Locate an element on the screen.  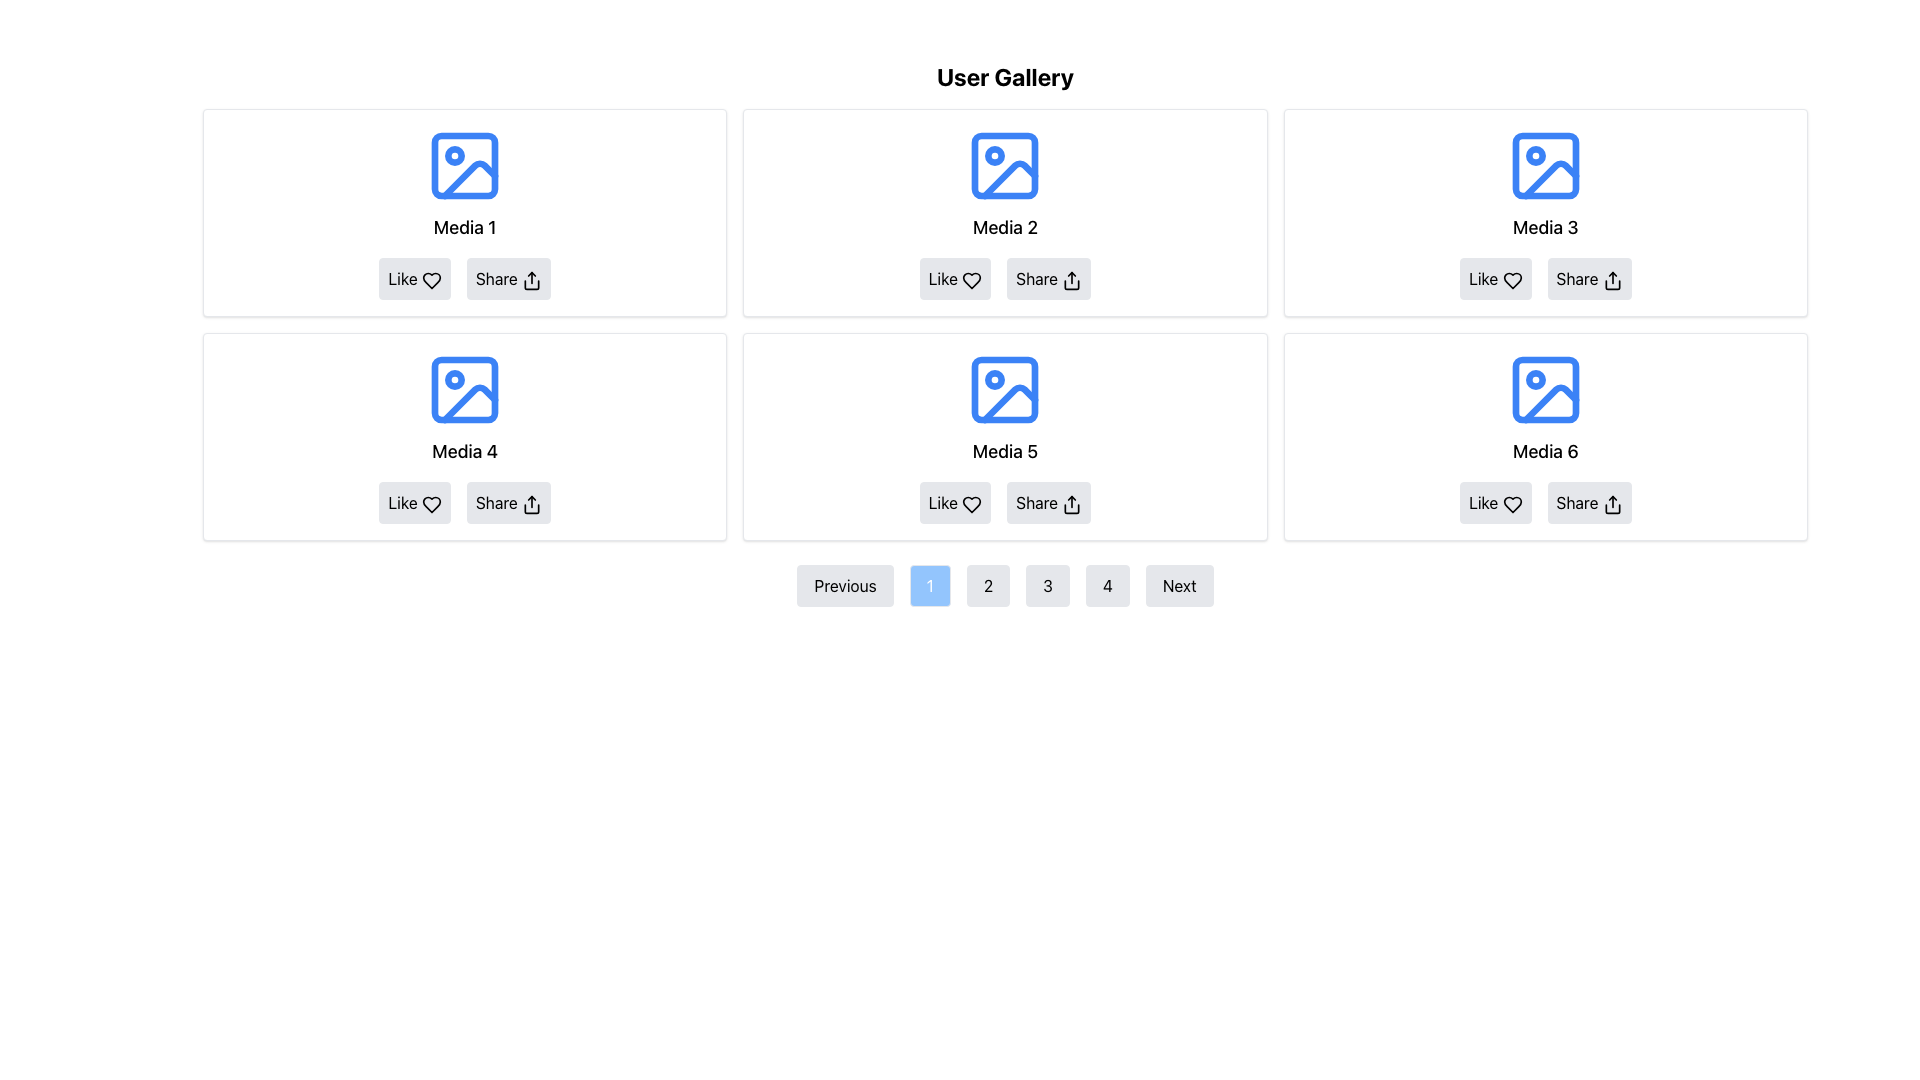
the 'Like' button with a heart icon located in the lower section of the 'Media 2' card, positioned on the left within the row of buttons is located at coordinates (954, 278).